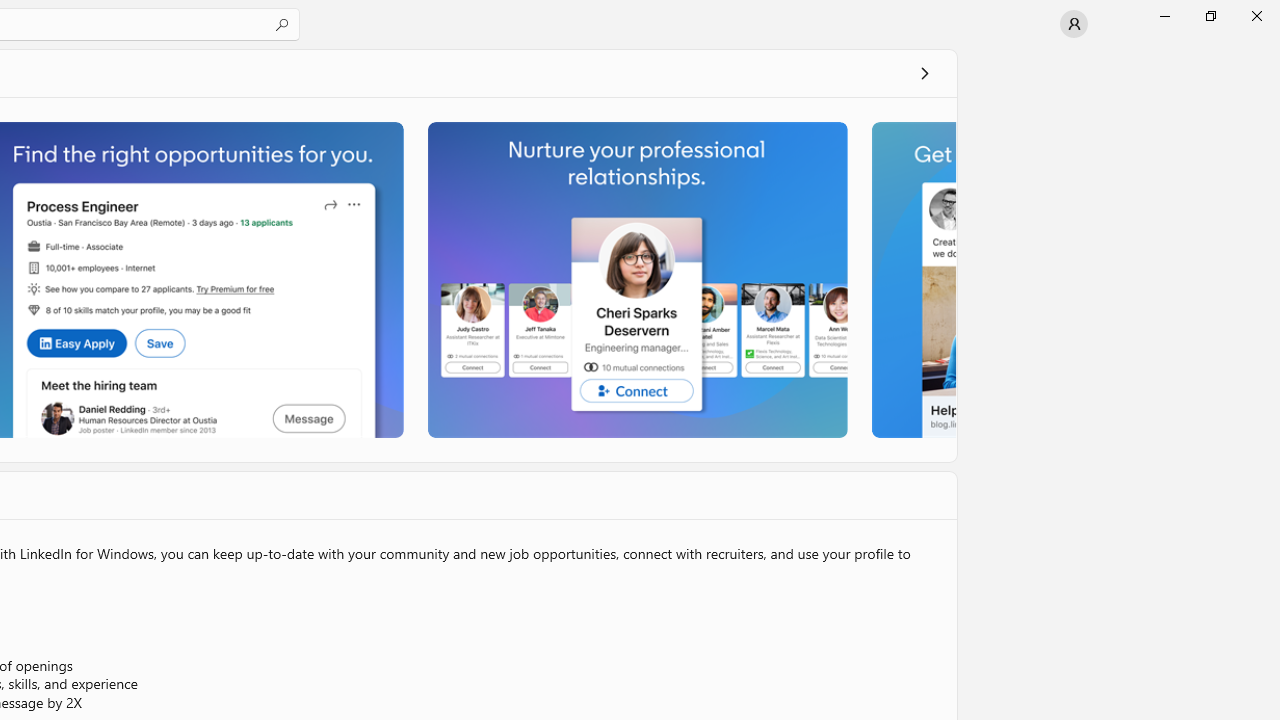 This screenshot has height=720, width=1280. Describe the element at coordinates (1072, 24) in the screenshot. I see `'User profile'` at that location.